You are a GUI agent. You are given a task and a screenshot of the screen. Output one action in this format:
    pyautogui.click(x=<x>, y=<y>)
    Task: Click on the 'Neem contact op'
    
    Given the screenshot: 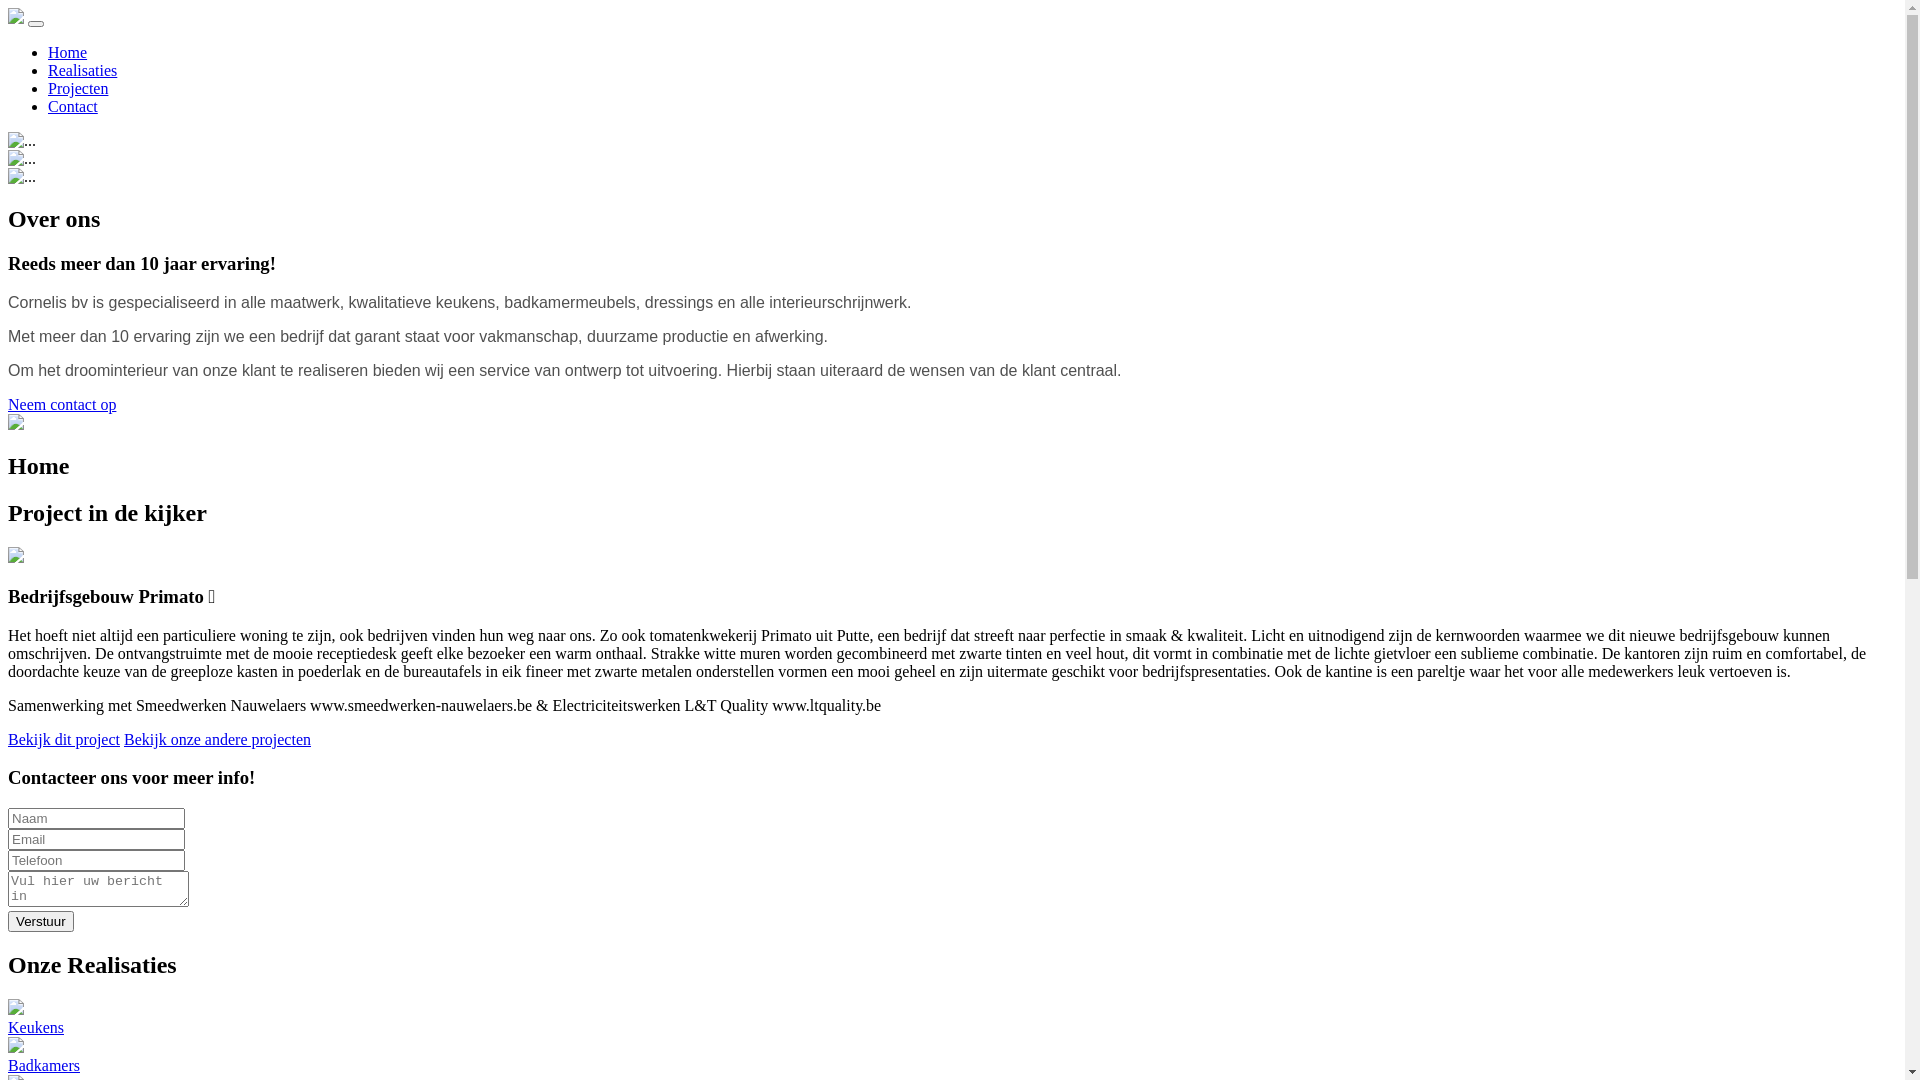 What is the action you would take?
    pyautogui.click(x=62, y=404)
    